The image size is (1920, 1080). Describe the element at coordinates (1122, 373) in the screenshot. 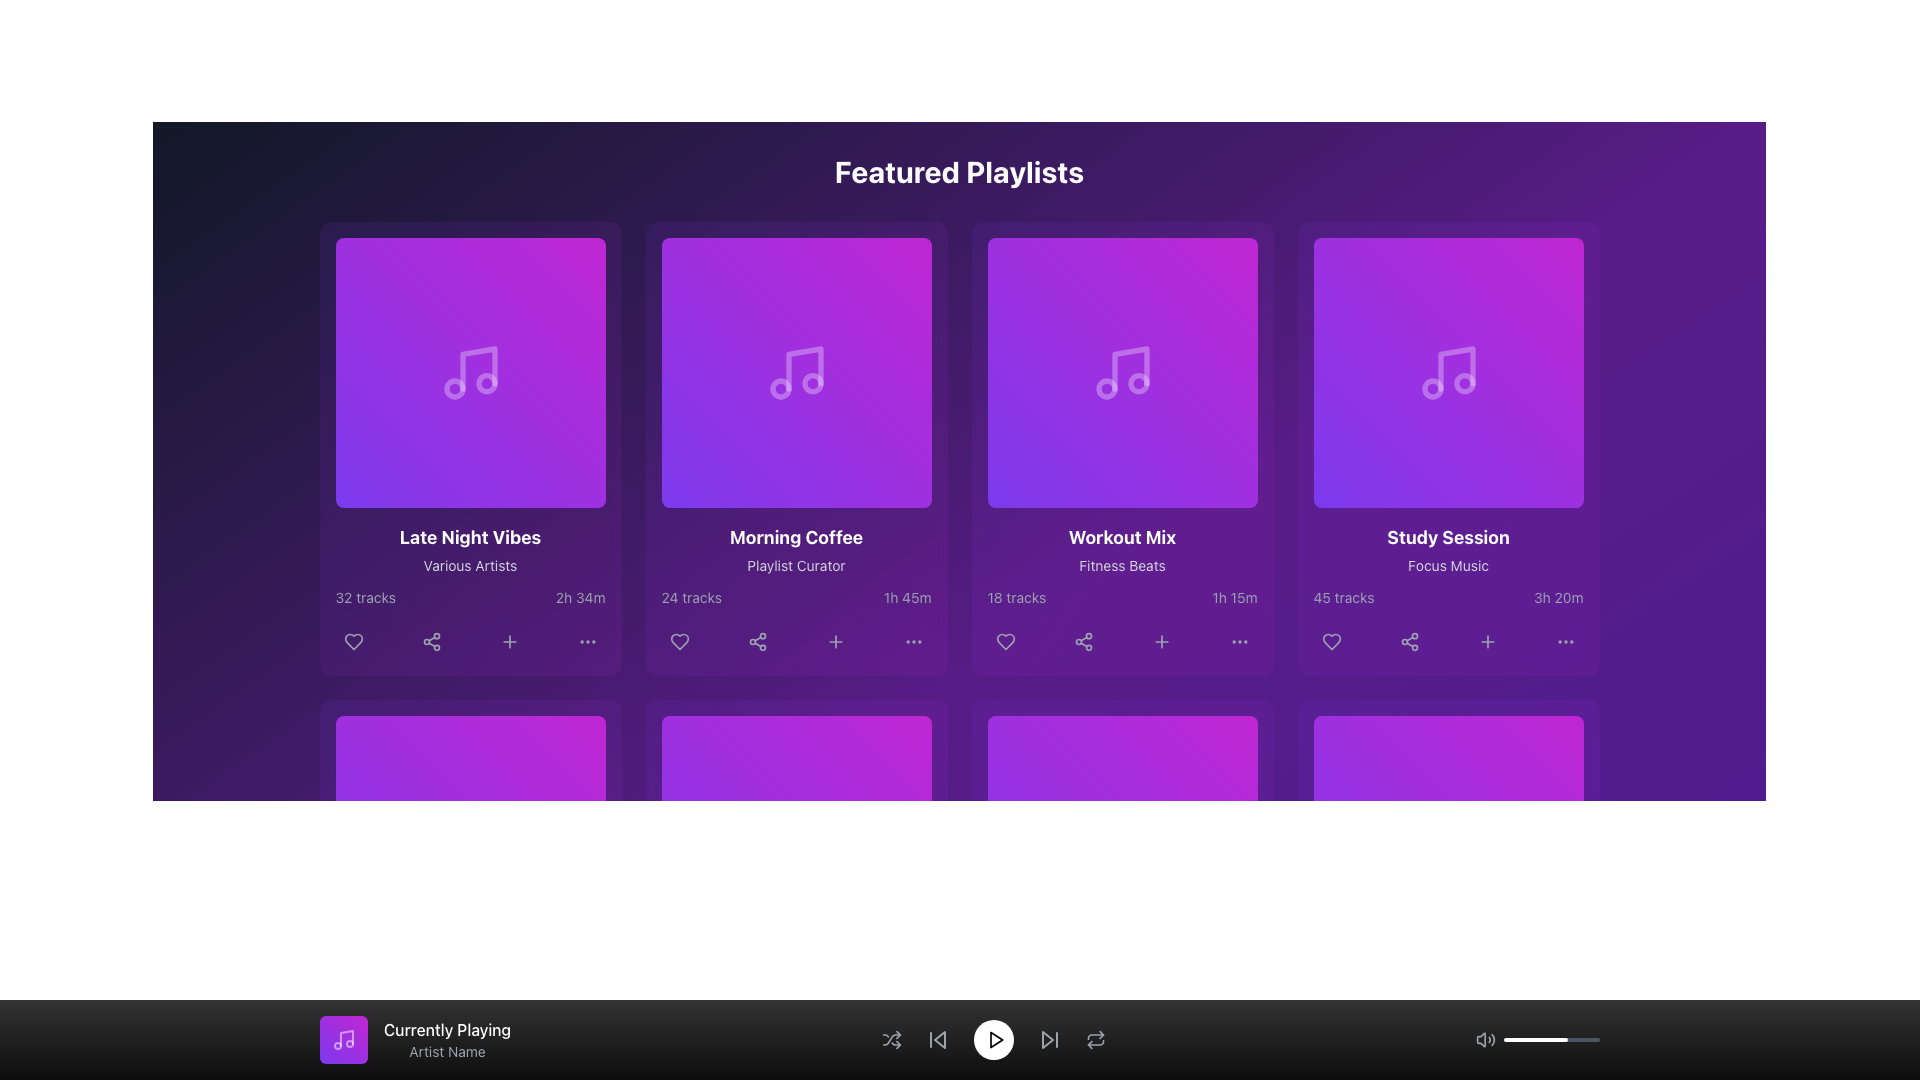

I see `the circular button with a play icon` at that location.